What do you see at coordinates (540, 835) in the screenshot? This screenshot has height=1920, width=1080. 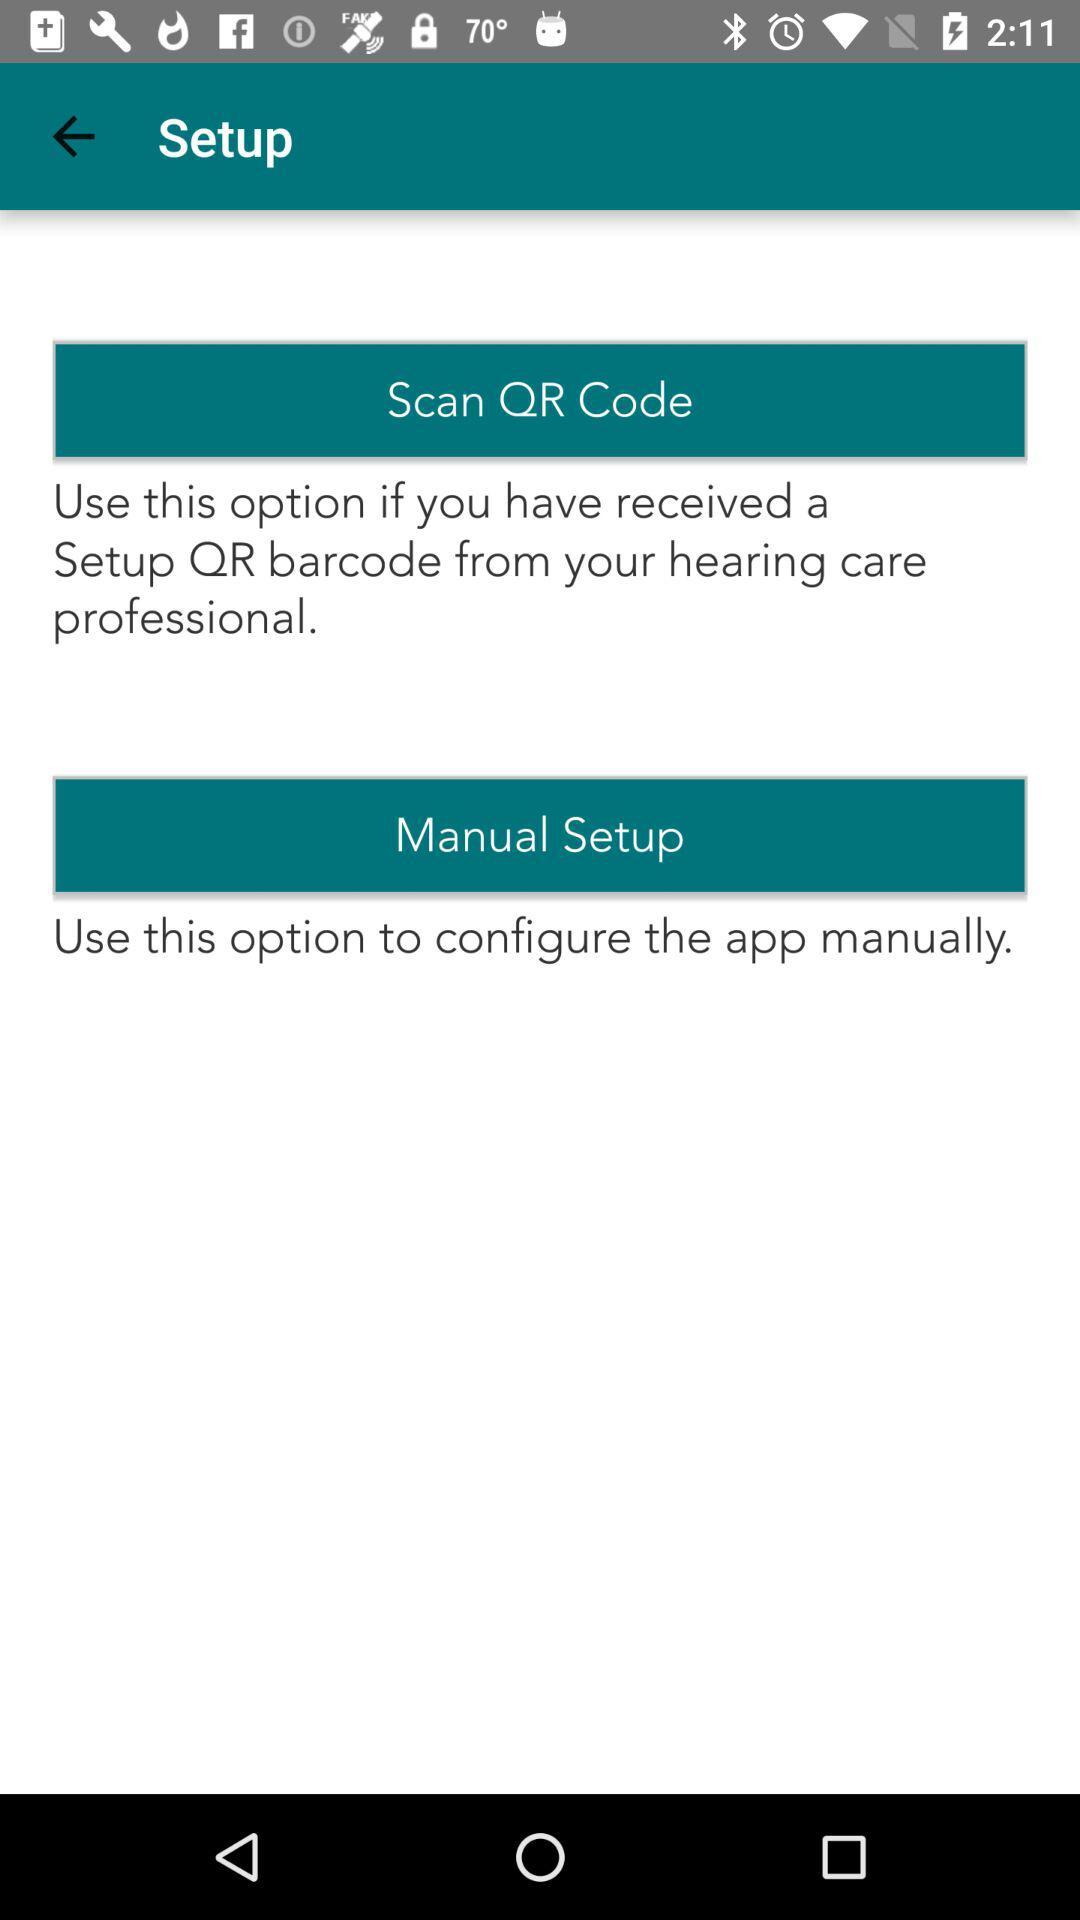 I see `item below use this option item` at bounding box center [540, 835].